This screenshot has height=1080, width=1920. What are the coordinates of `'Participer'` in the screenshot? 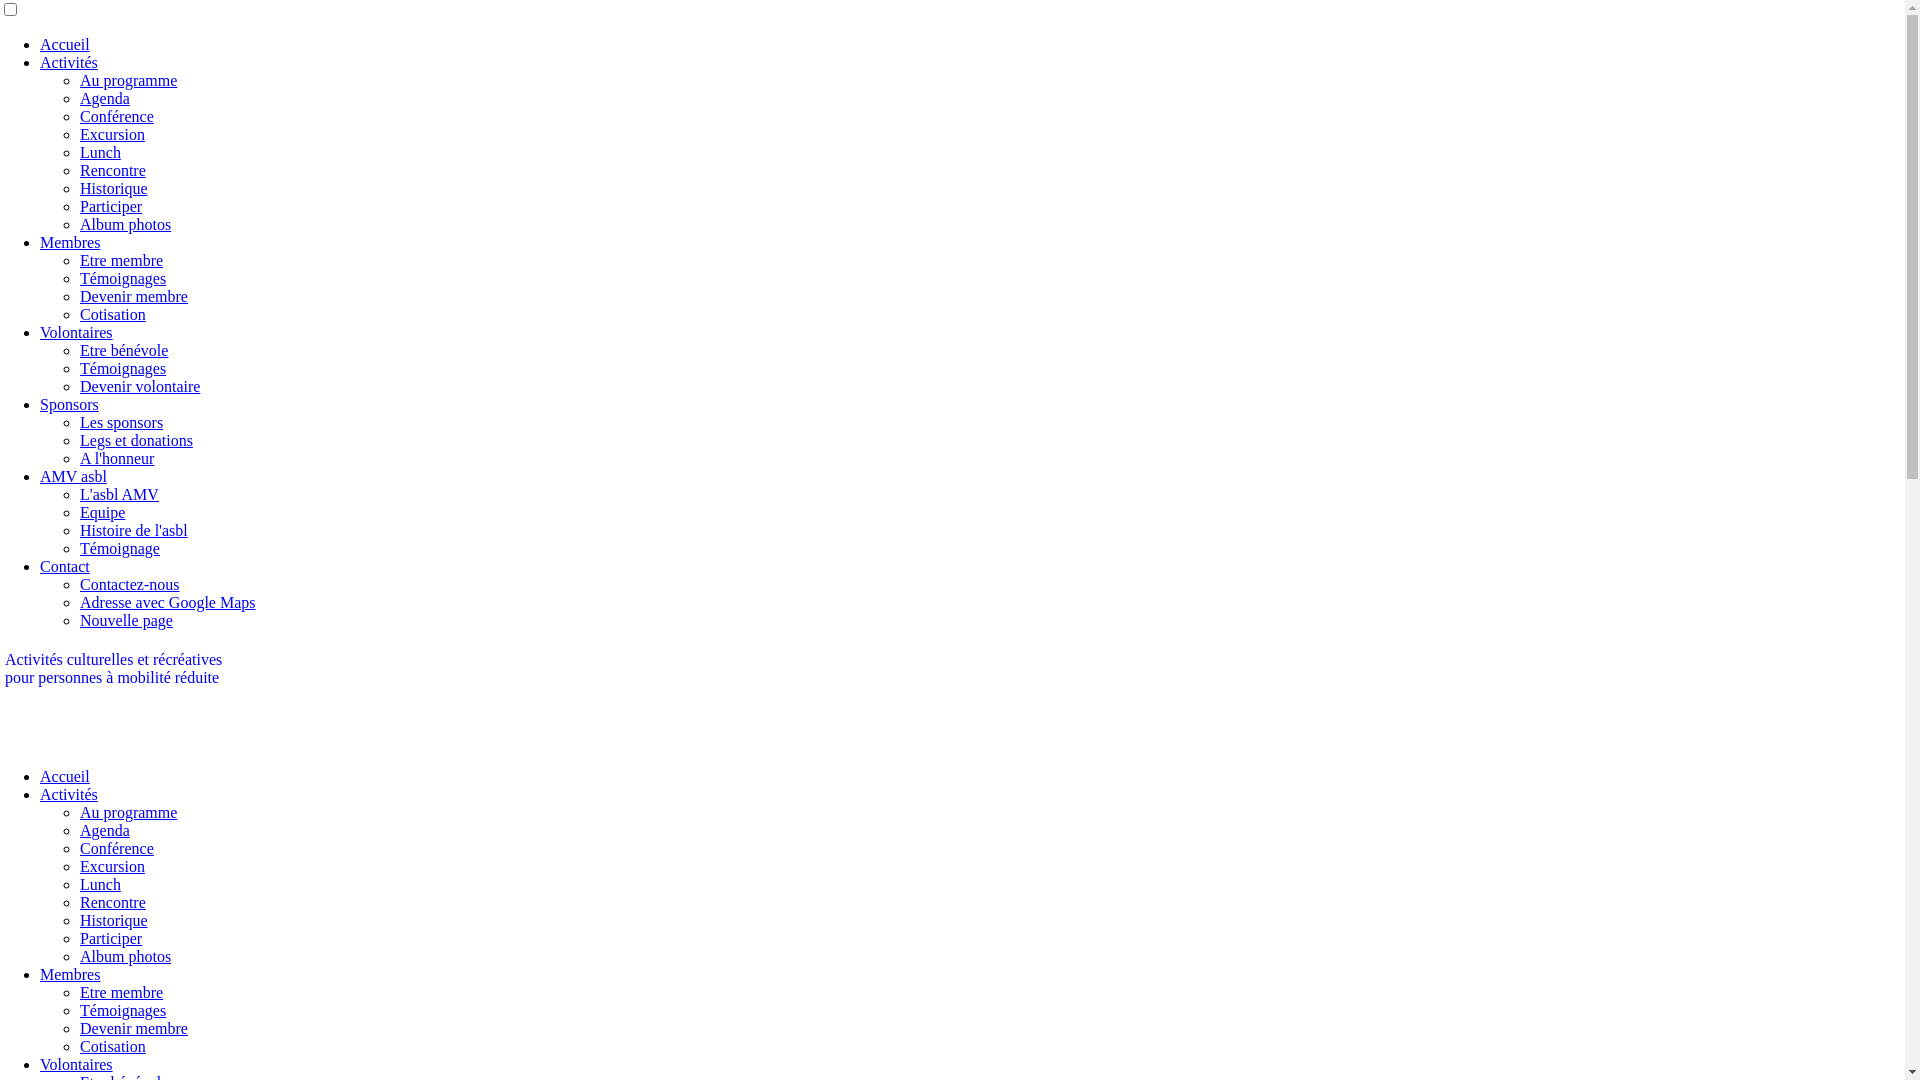 It's located at (80, 938).